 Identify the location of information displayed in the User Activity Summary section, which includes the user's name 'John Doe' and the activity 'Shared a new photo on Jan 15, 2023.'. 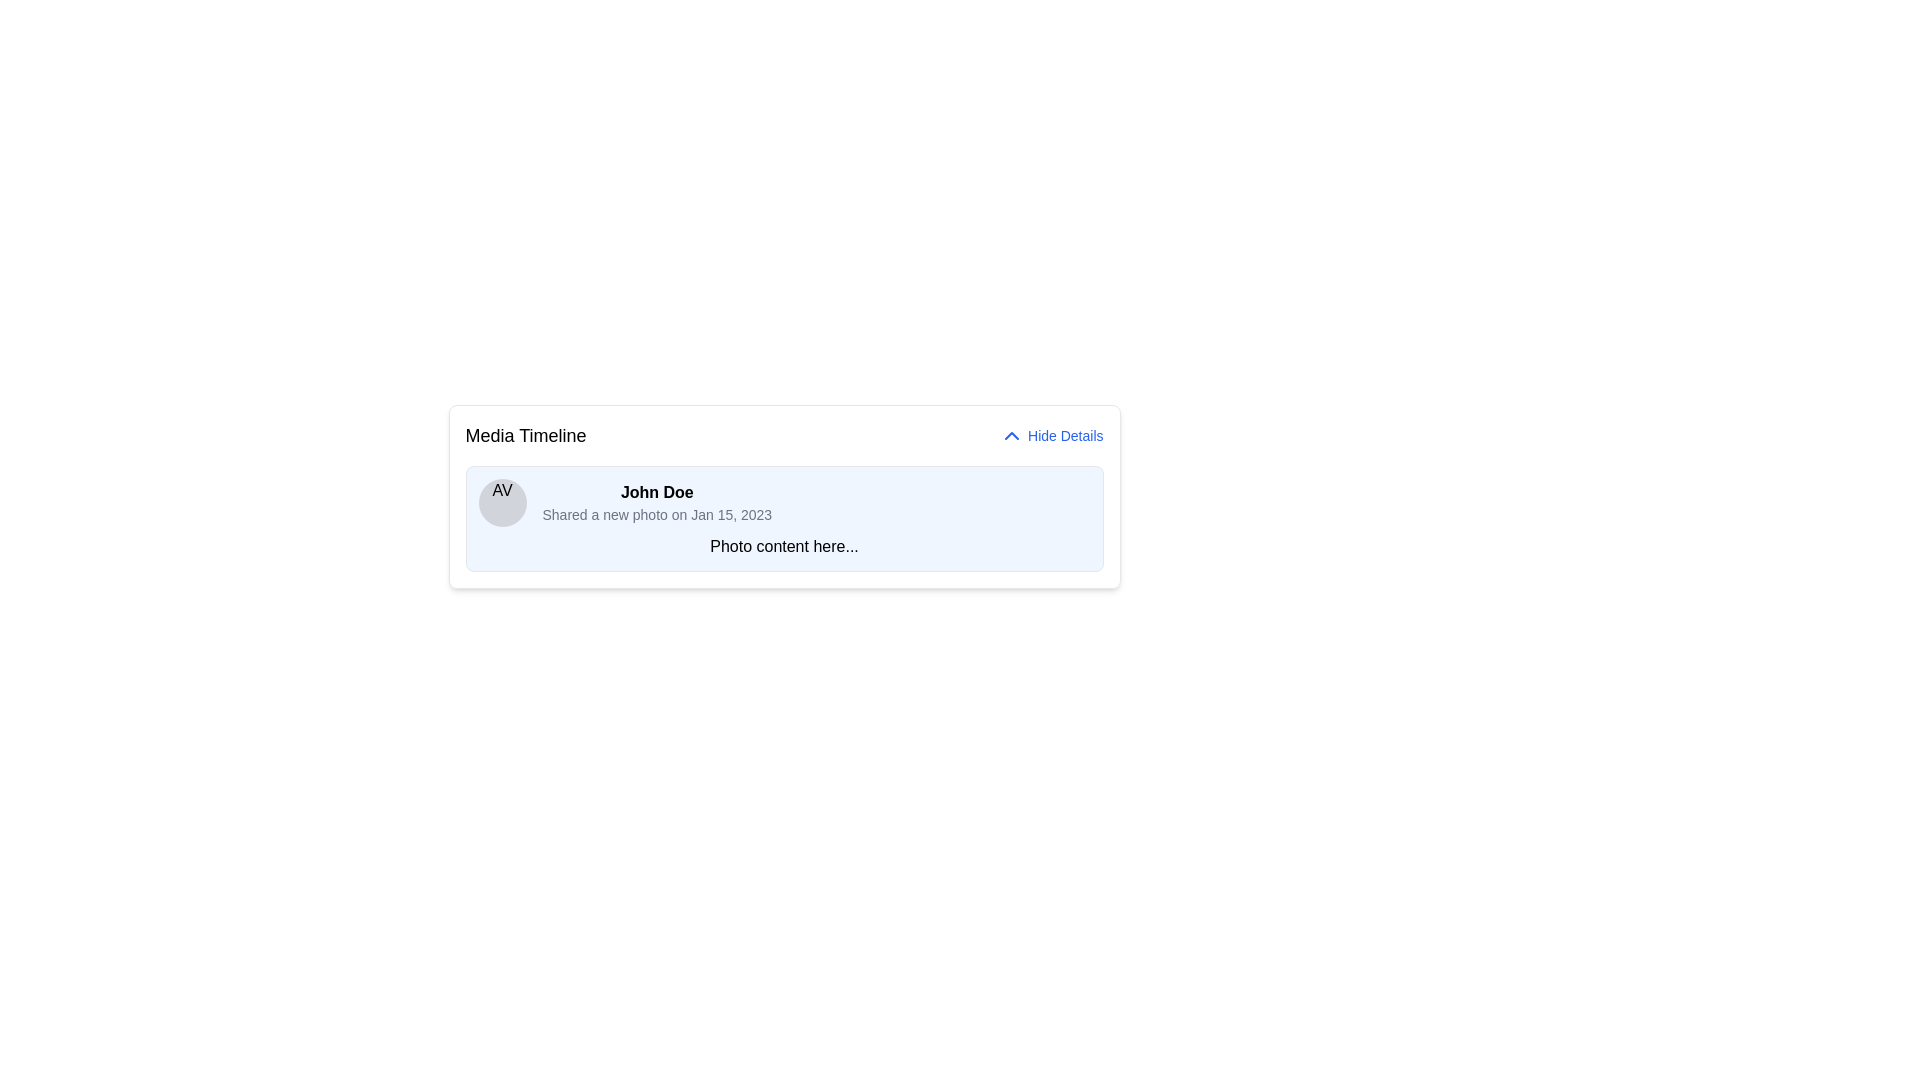
(783, 501).